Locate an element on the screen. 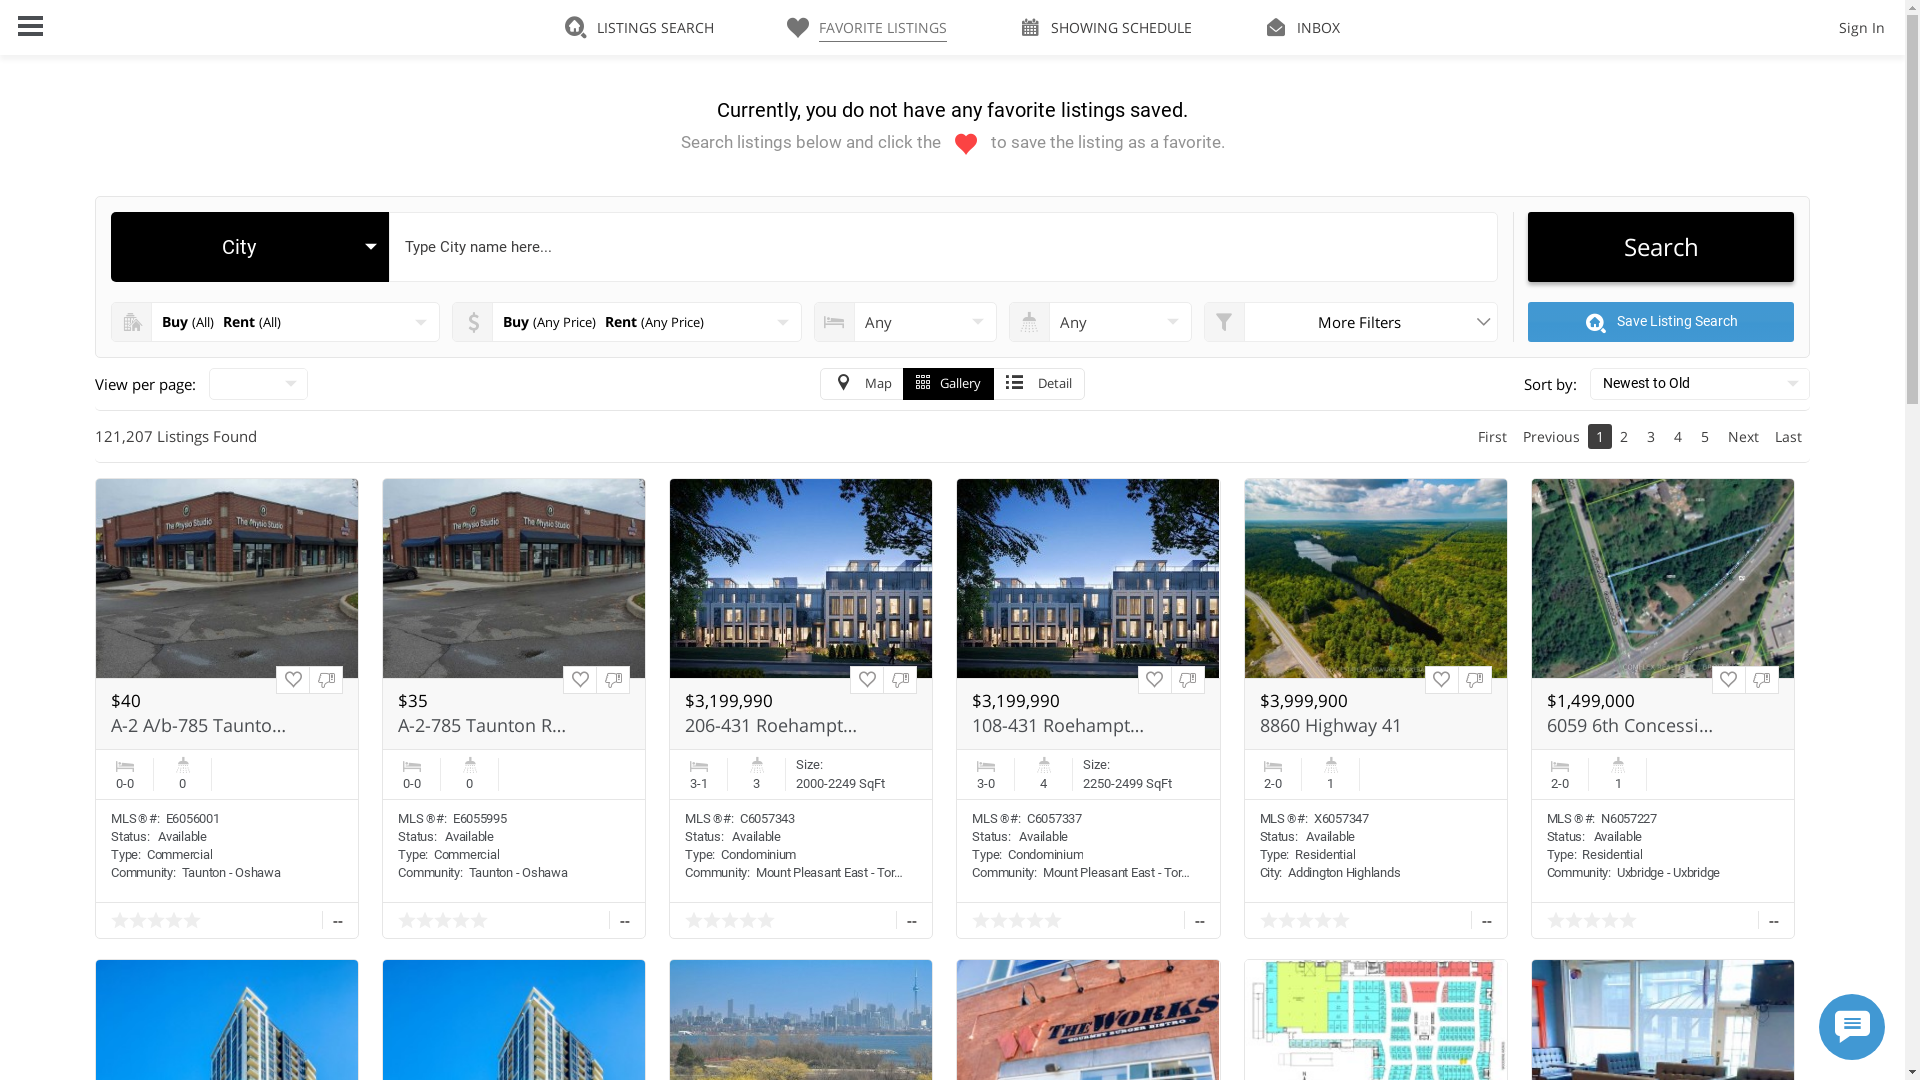 The height and width of the screenshot is (1080, 1920). 'LISTINGS SEARCH' is located at coordinates (638, 27).